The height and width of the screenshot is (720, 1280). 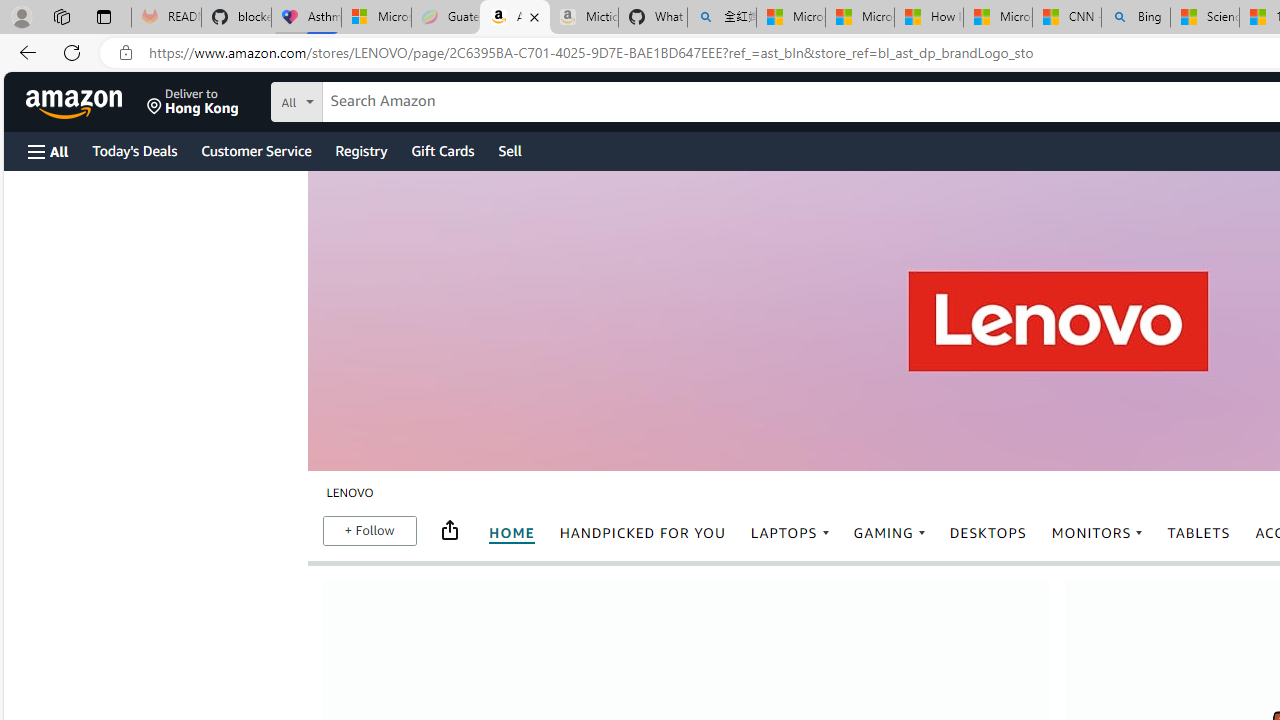 What do you see at coordinates (193, 101) in the screenshot?
I see `'Deliver to Hong Kong'` at bounding box center [193, 101].